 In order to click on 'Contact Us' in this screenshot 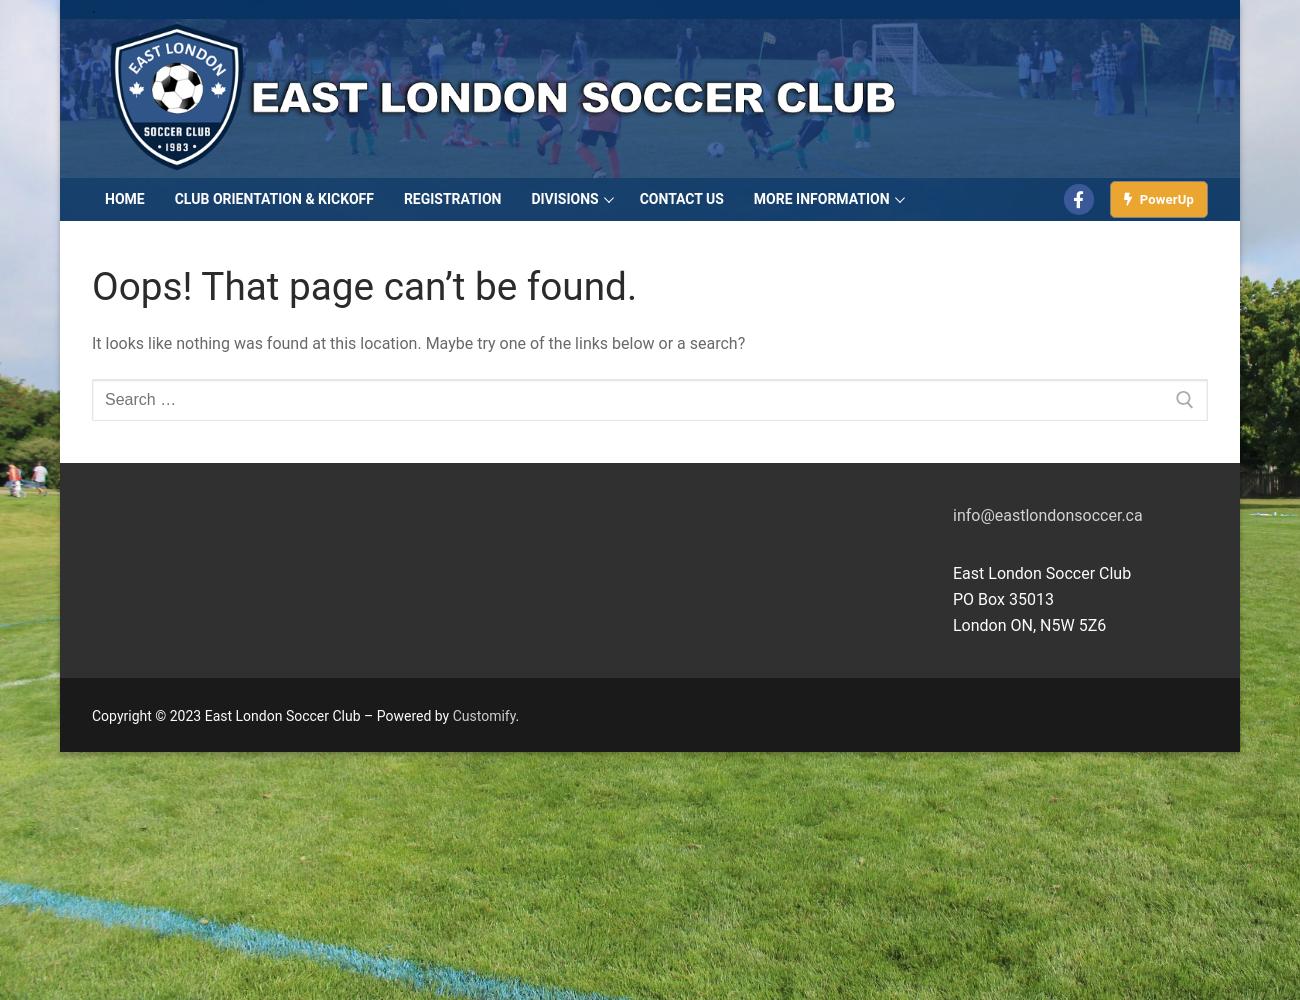, I will do `click(679, 198)`.